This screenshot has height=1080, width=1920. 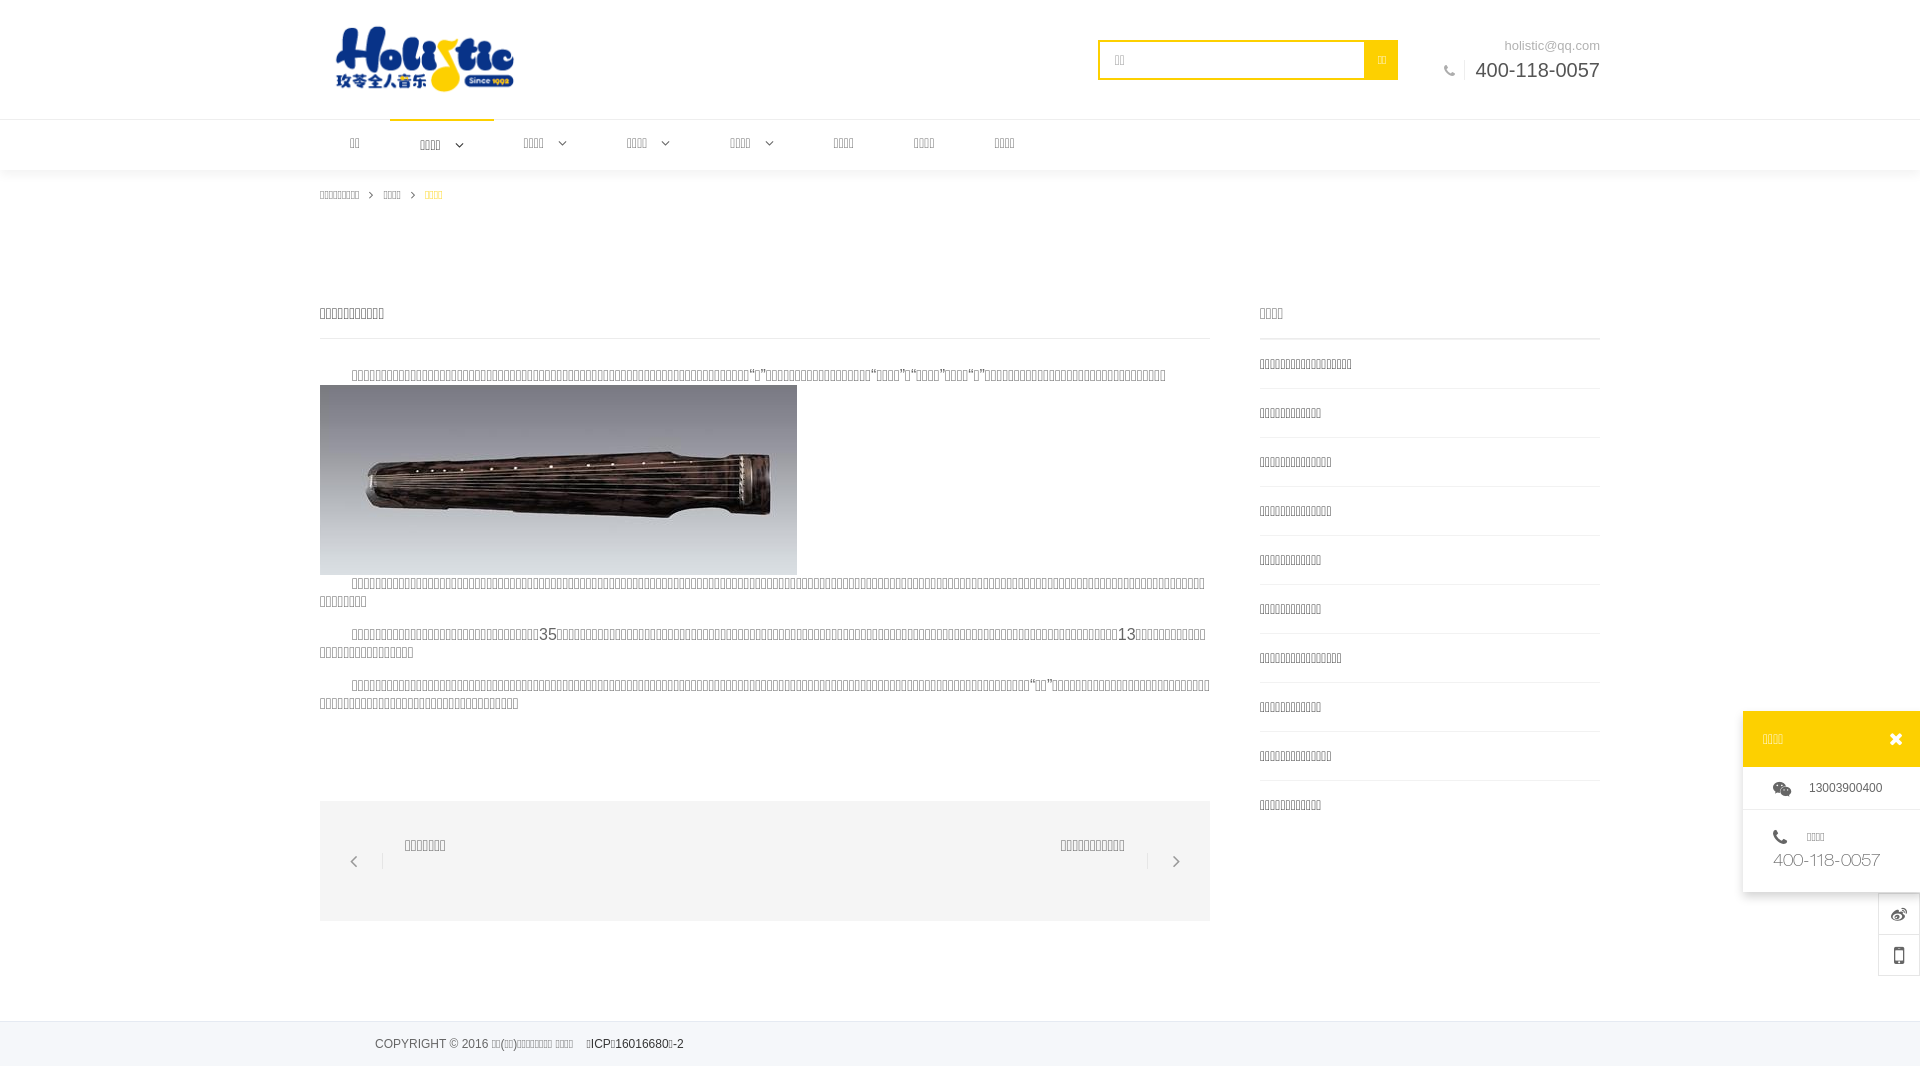 I want to click on 'holistic@qq.com', so click(x=1530, y=45).